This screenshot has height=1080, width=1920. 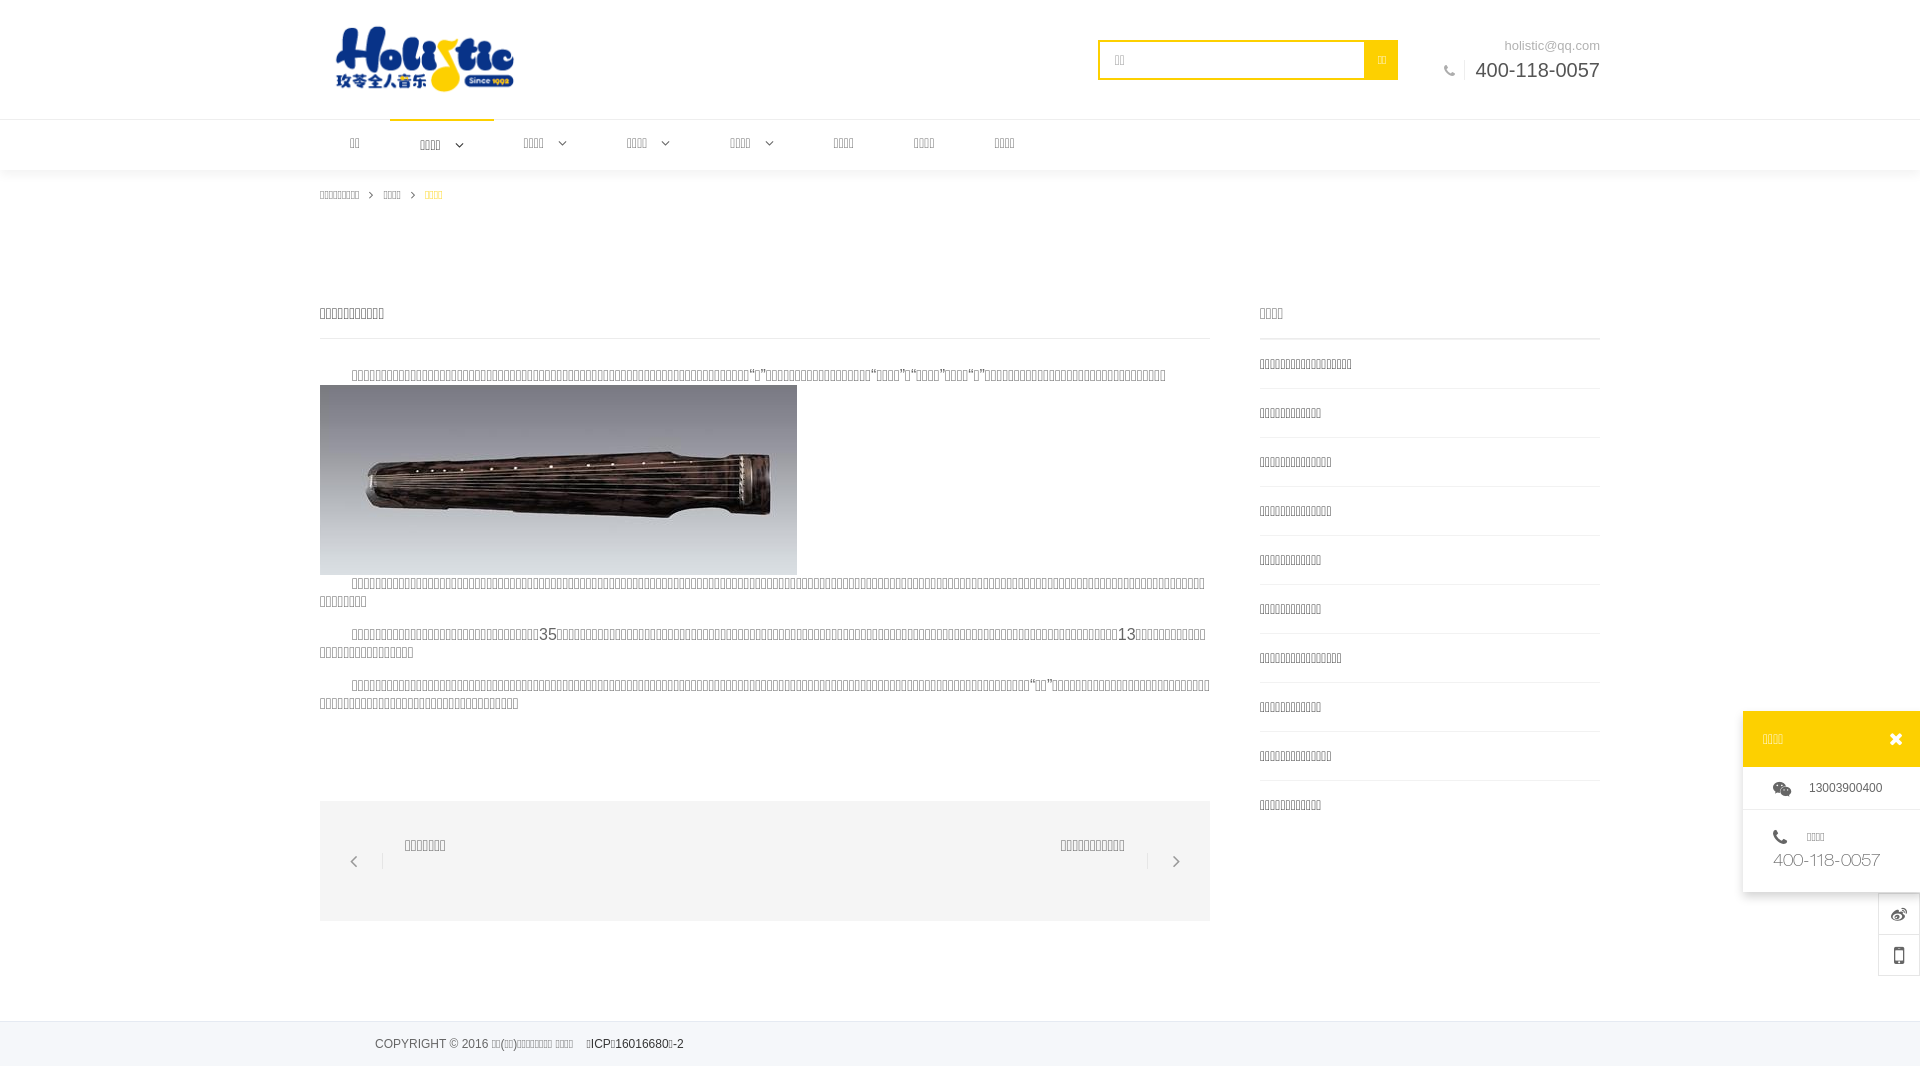 I want to click on 'holistic@qq.com', so click(x=1530, y=45).